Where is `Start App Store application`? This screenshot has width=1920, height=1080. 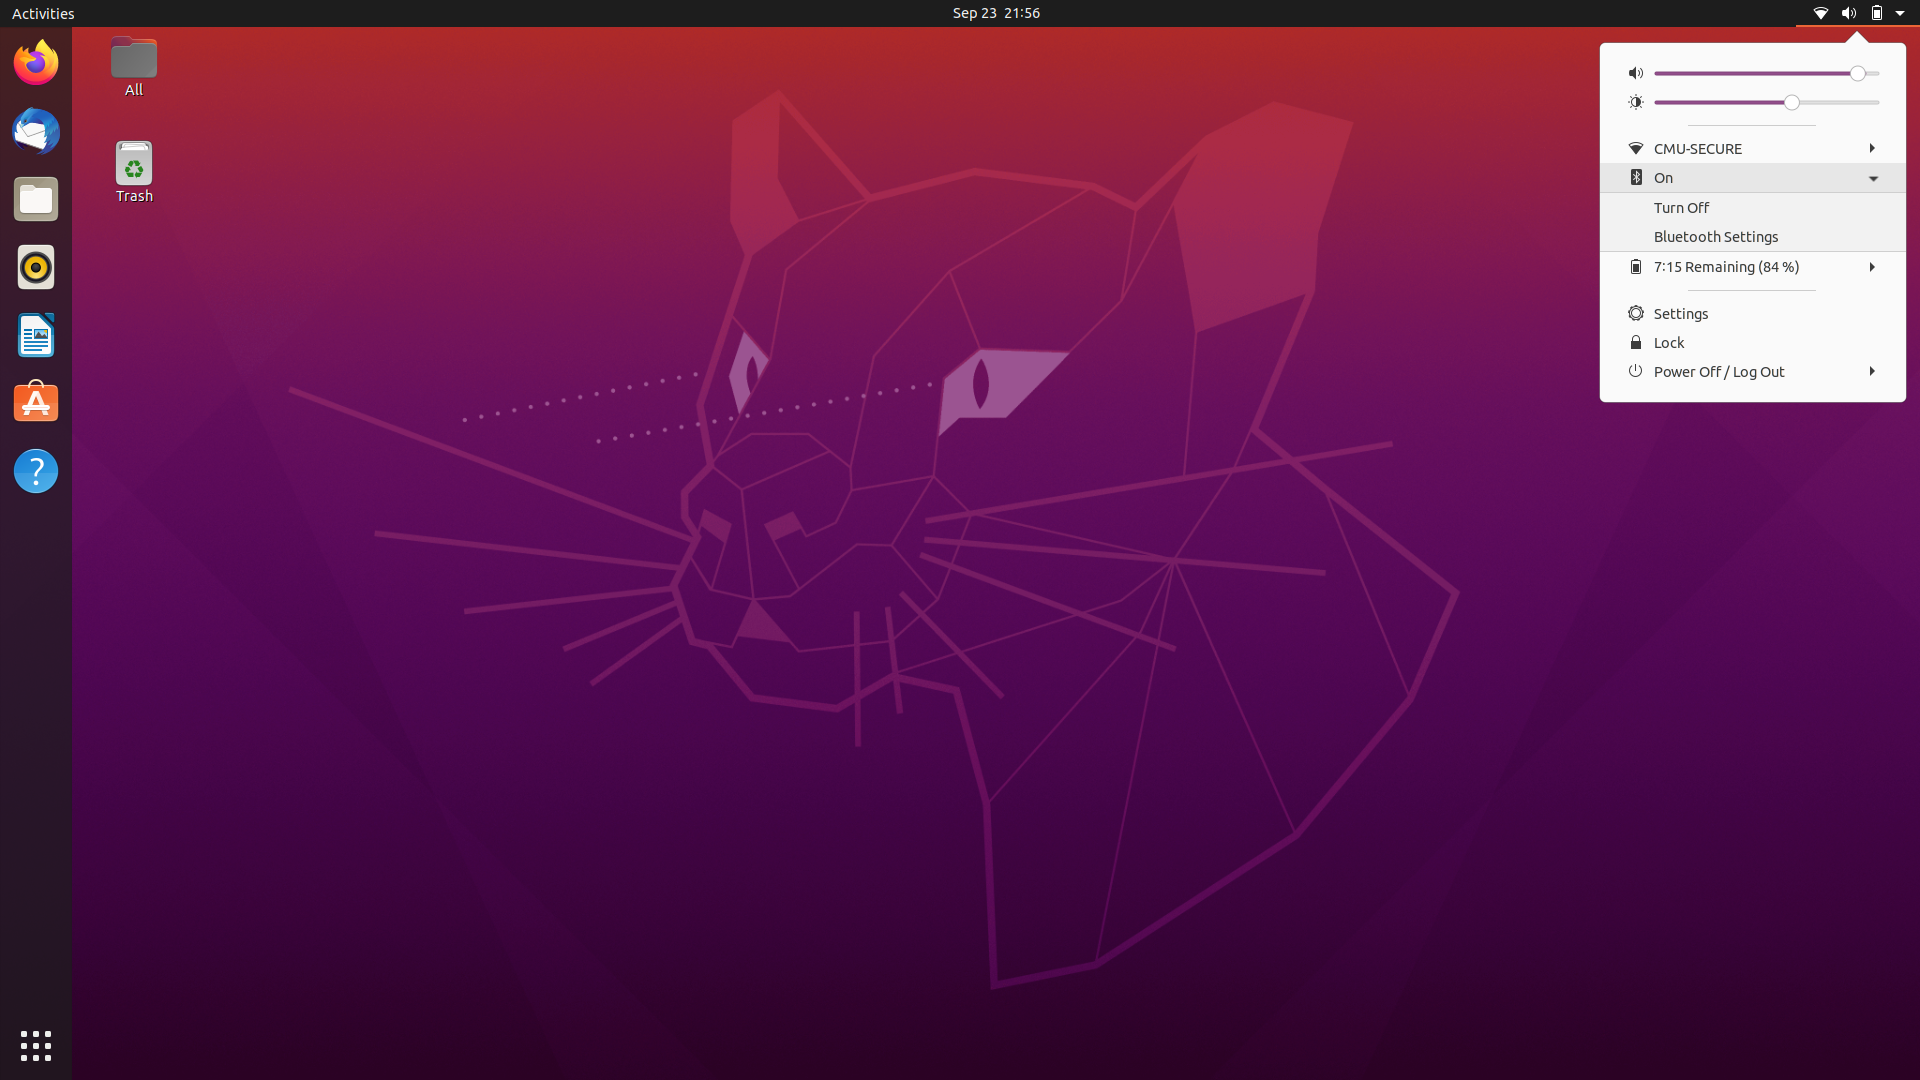
Start App Store application is located at coordinates (34, 332).